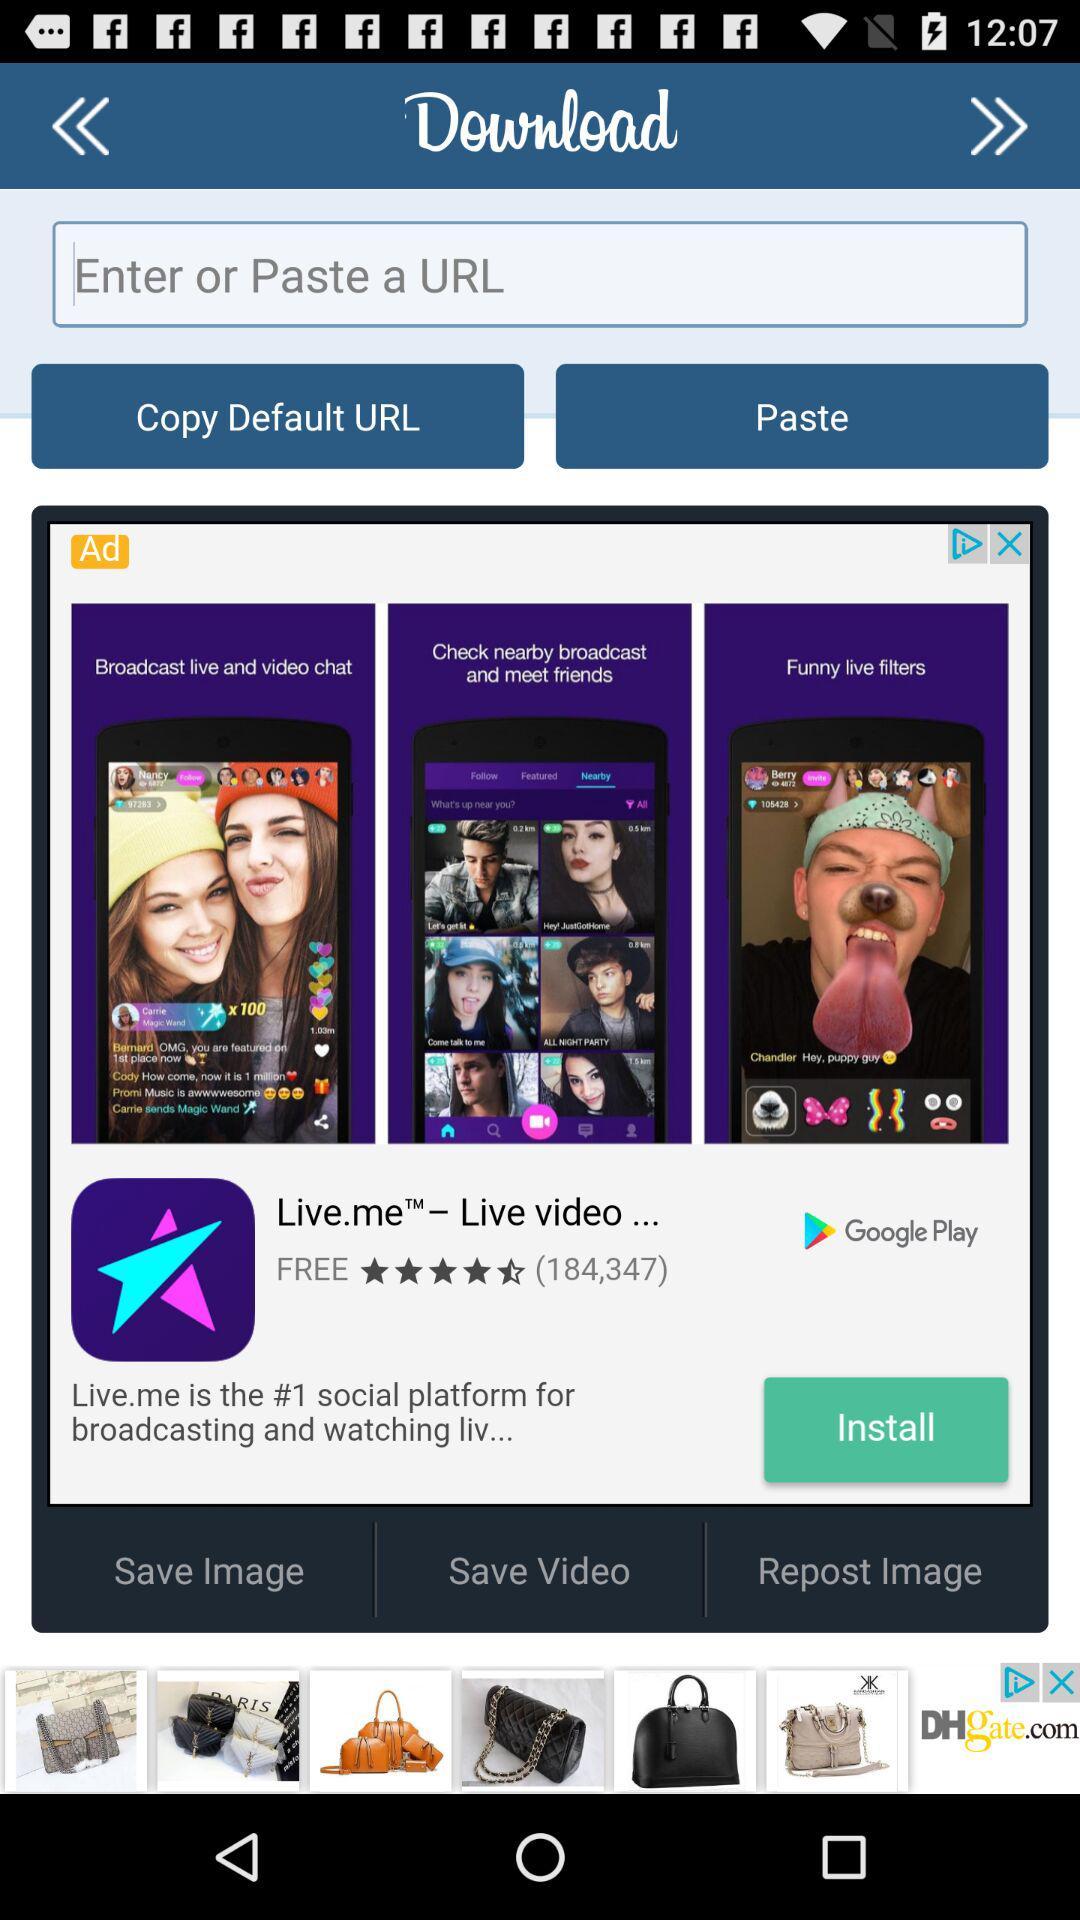 This screenshot has height=1920, width=1080. Describe the element at coordinates (540, 1727) in the screenshot. I see `the advertisement` at that location.